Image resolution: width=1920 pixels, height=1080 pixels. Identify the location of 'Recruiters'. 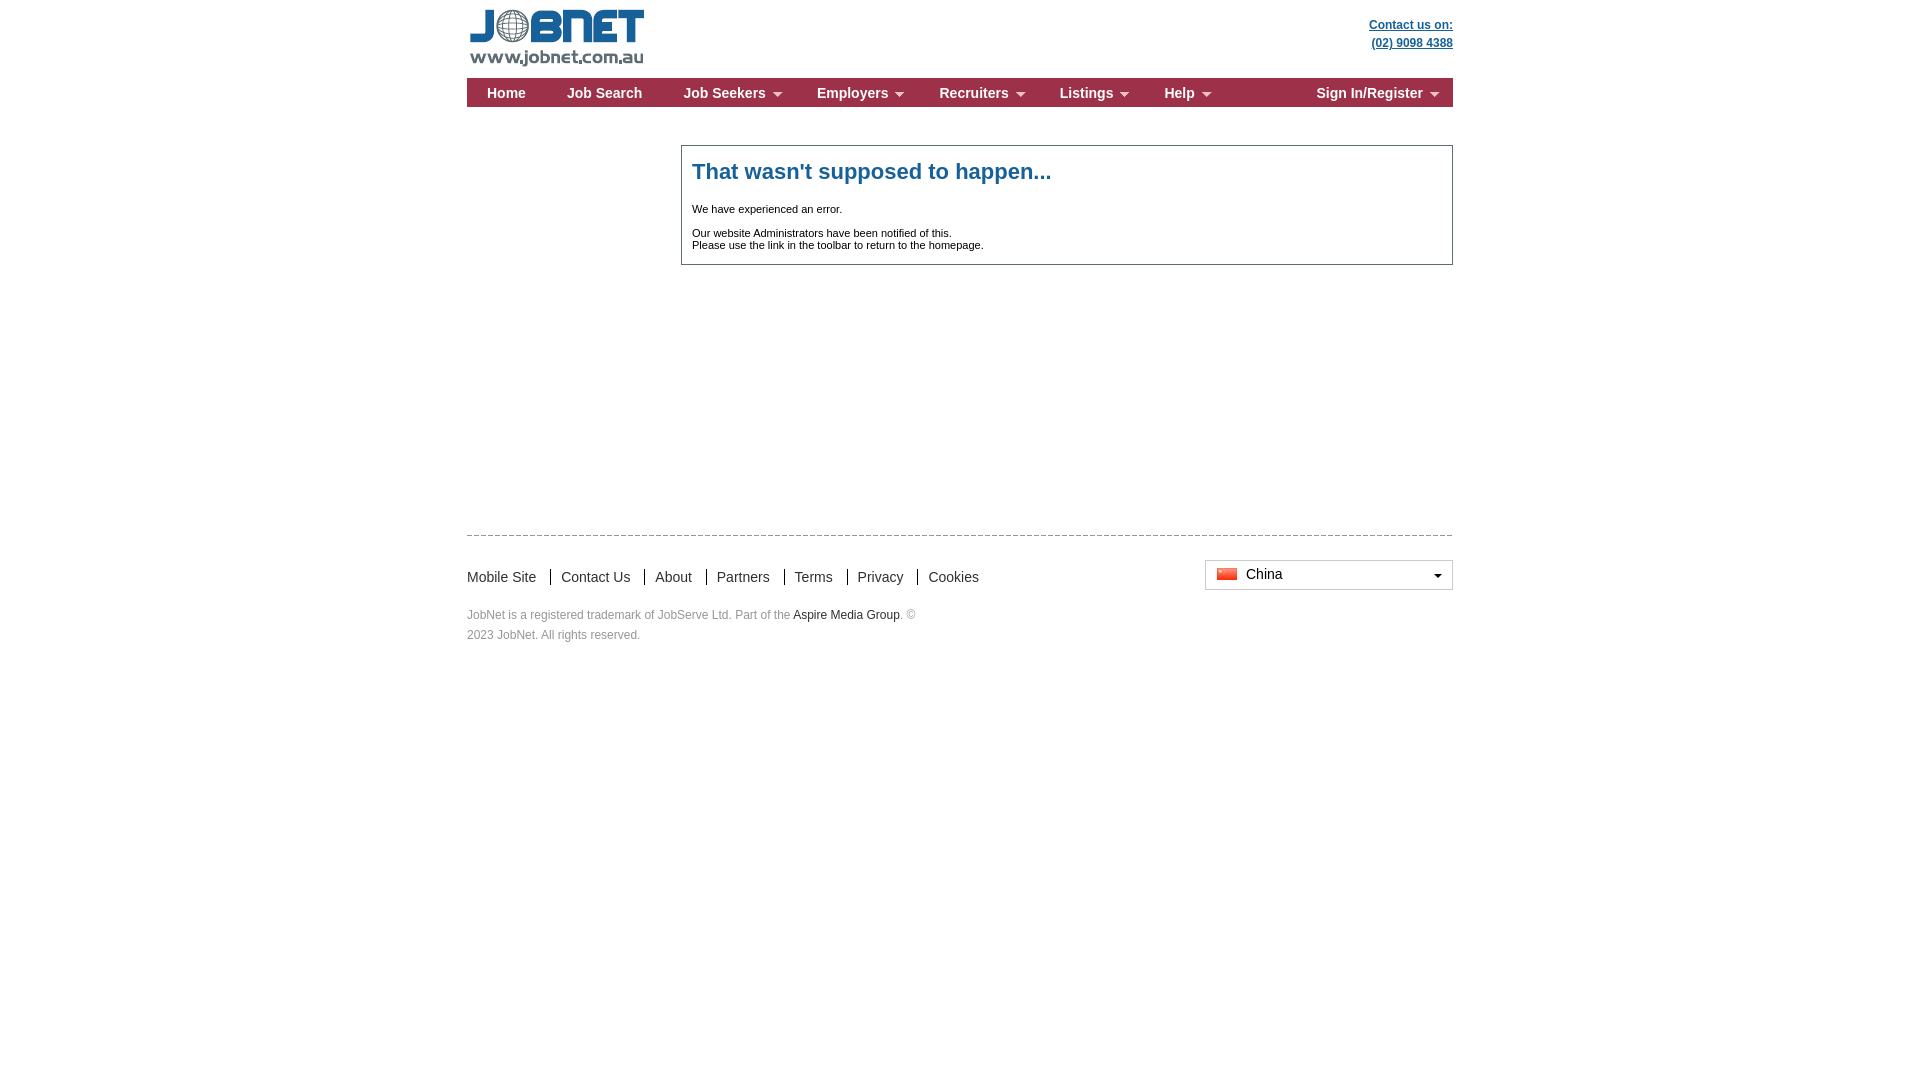
(978, 92).